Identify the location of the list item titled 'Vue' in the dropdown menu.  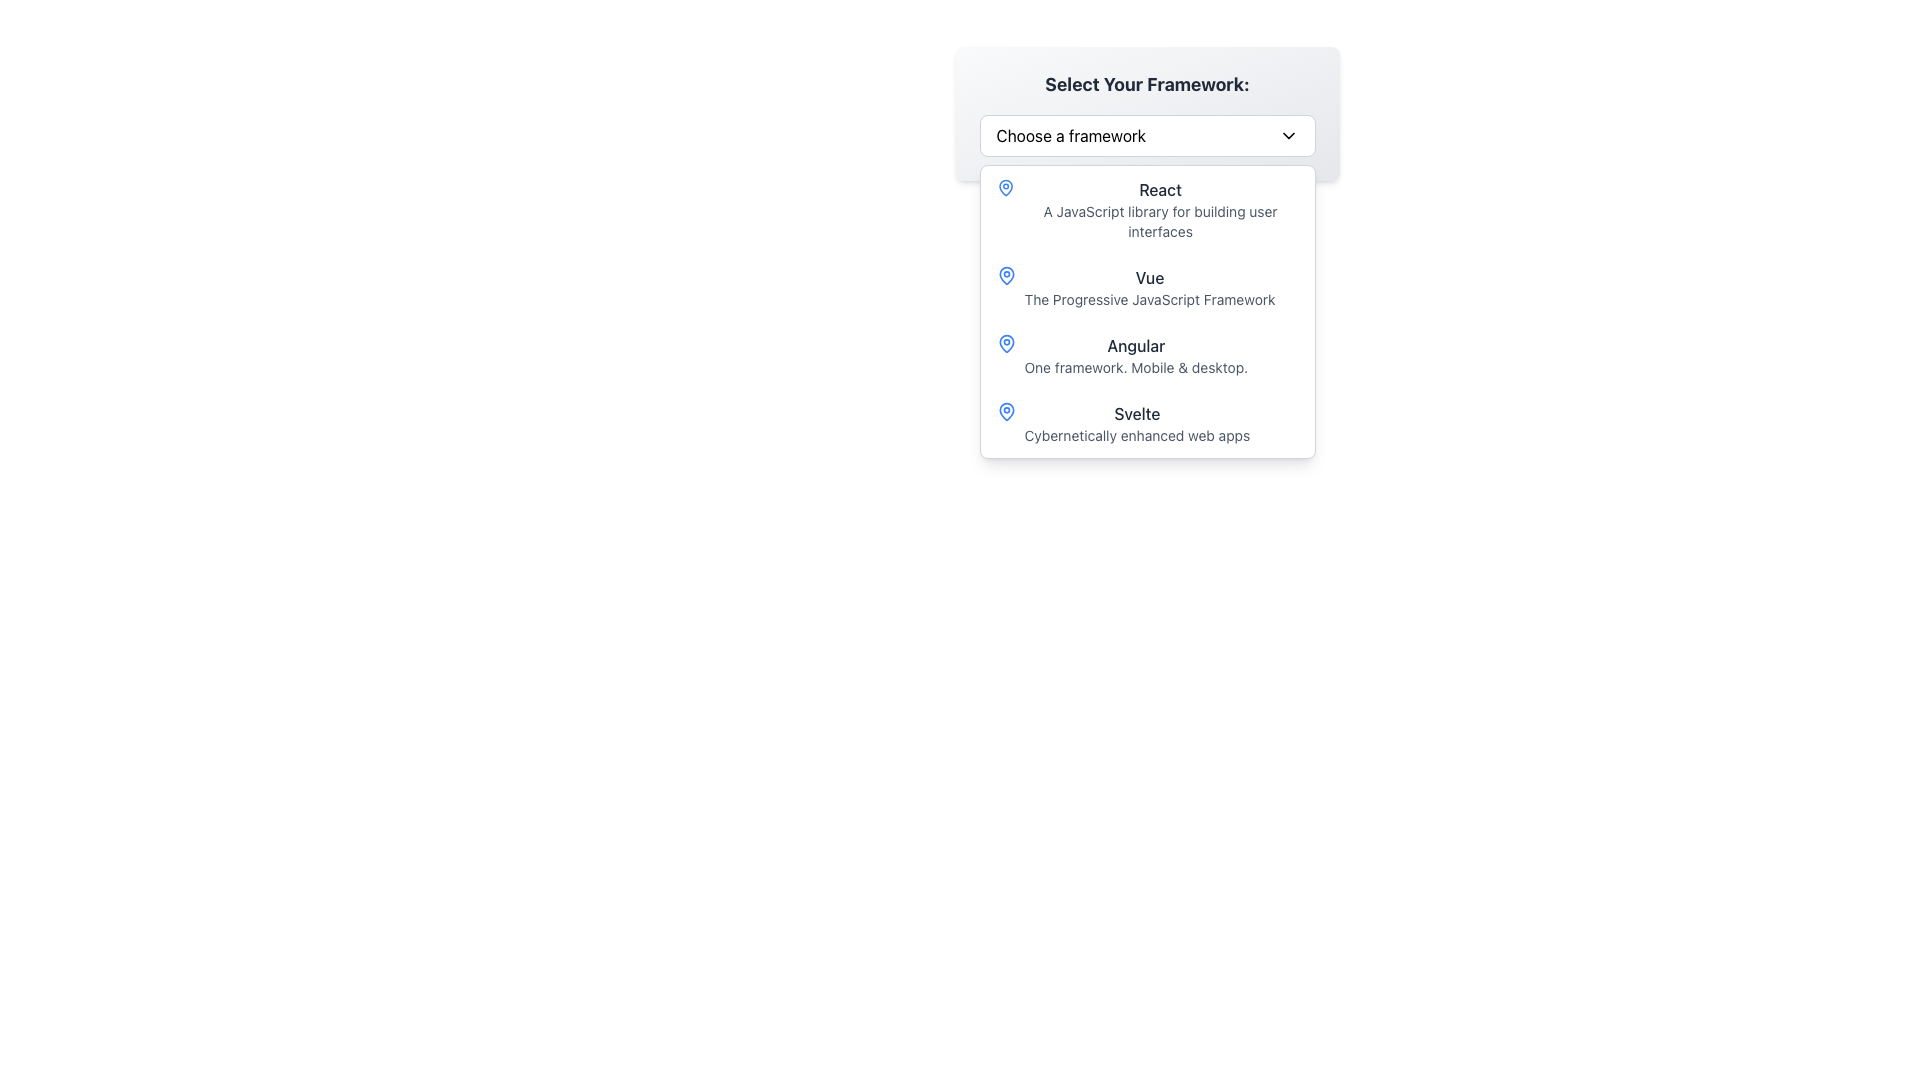
(1147, 288).